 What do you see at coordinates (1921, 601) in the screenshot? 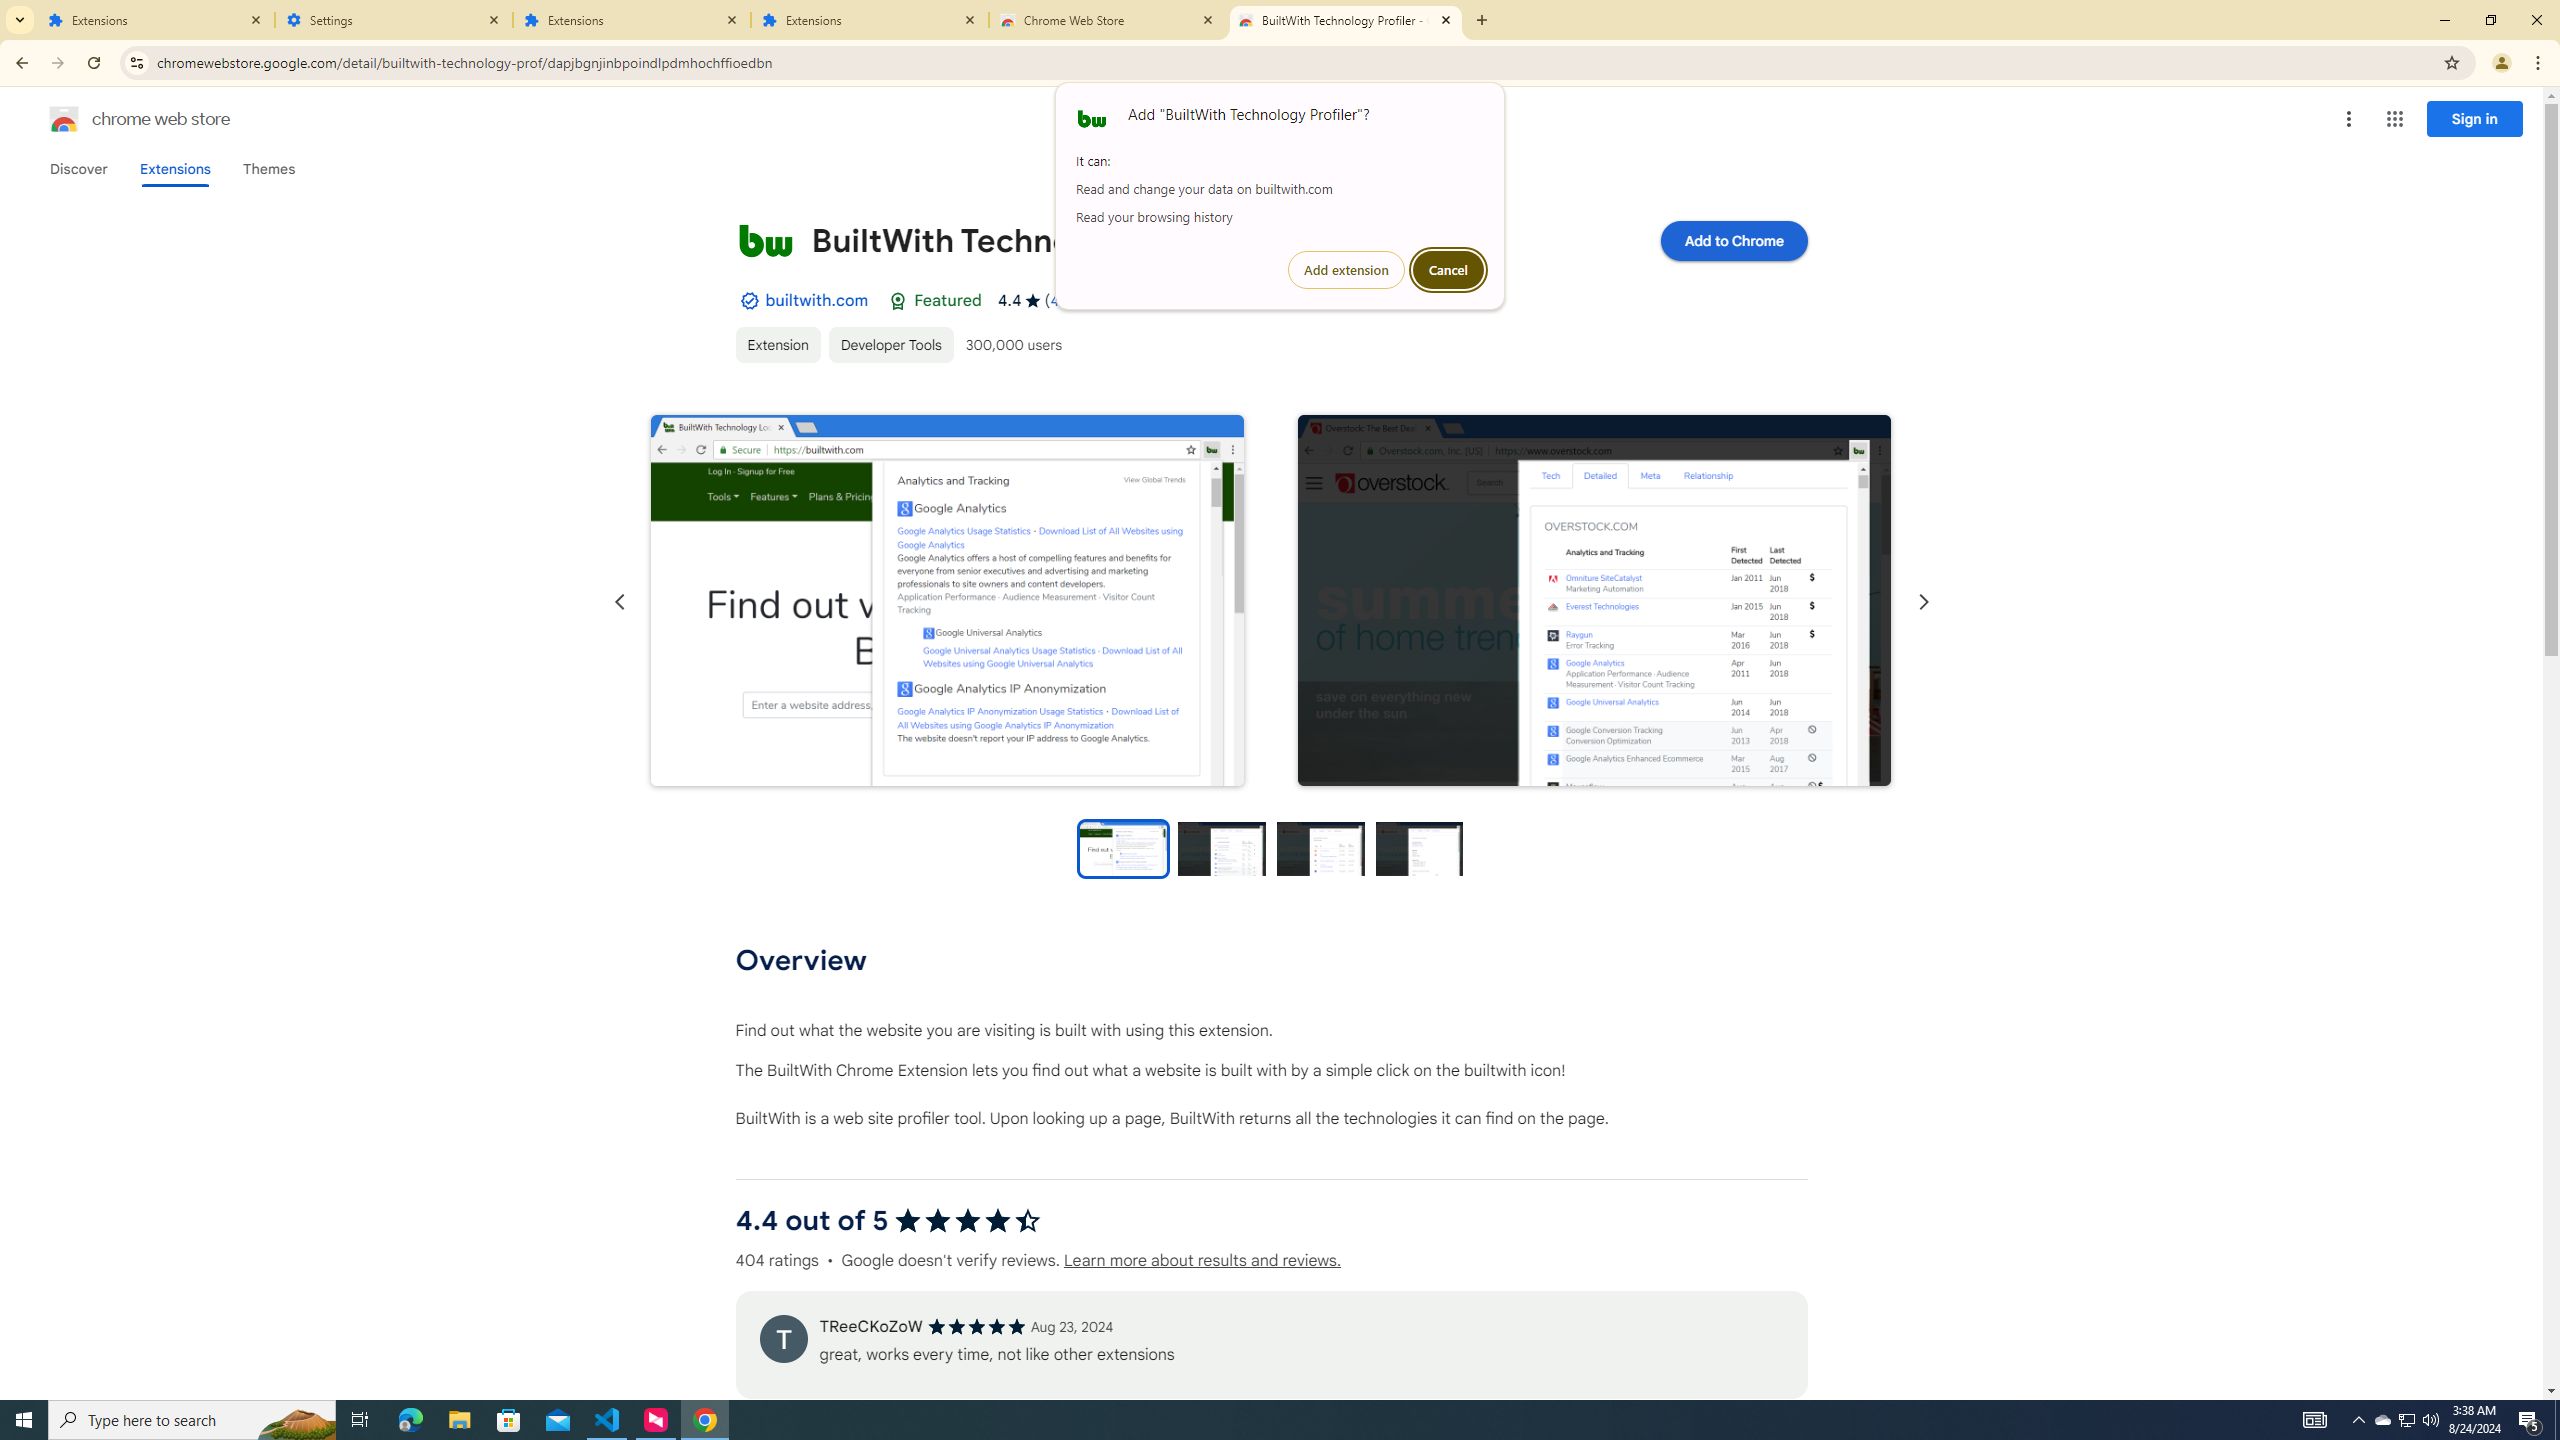
I see `'Next slide'` at bounding box center [1921, 601].